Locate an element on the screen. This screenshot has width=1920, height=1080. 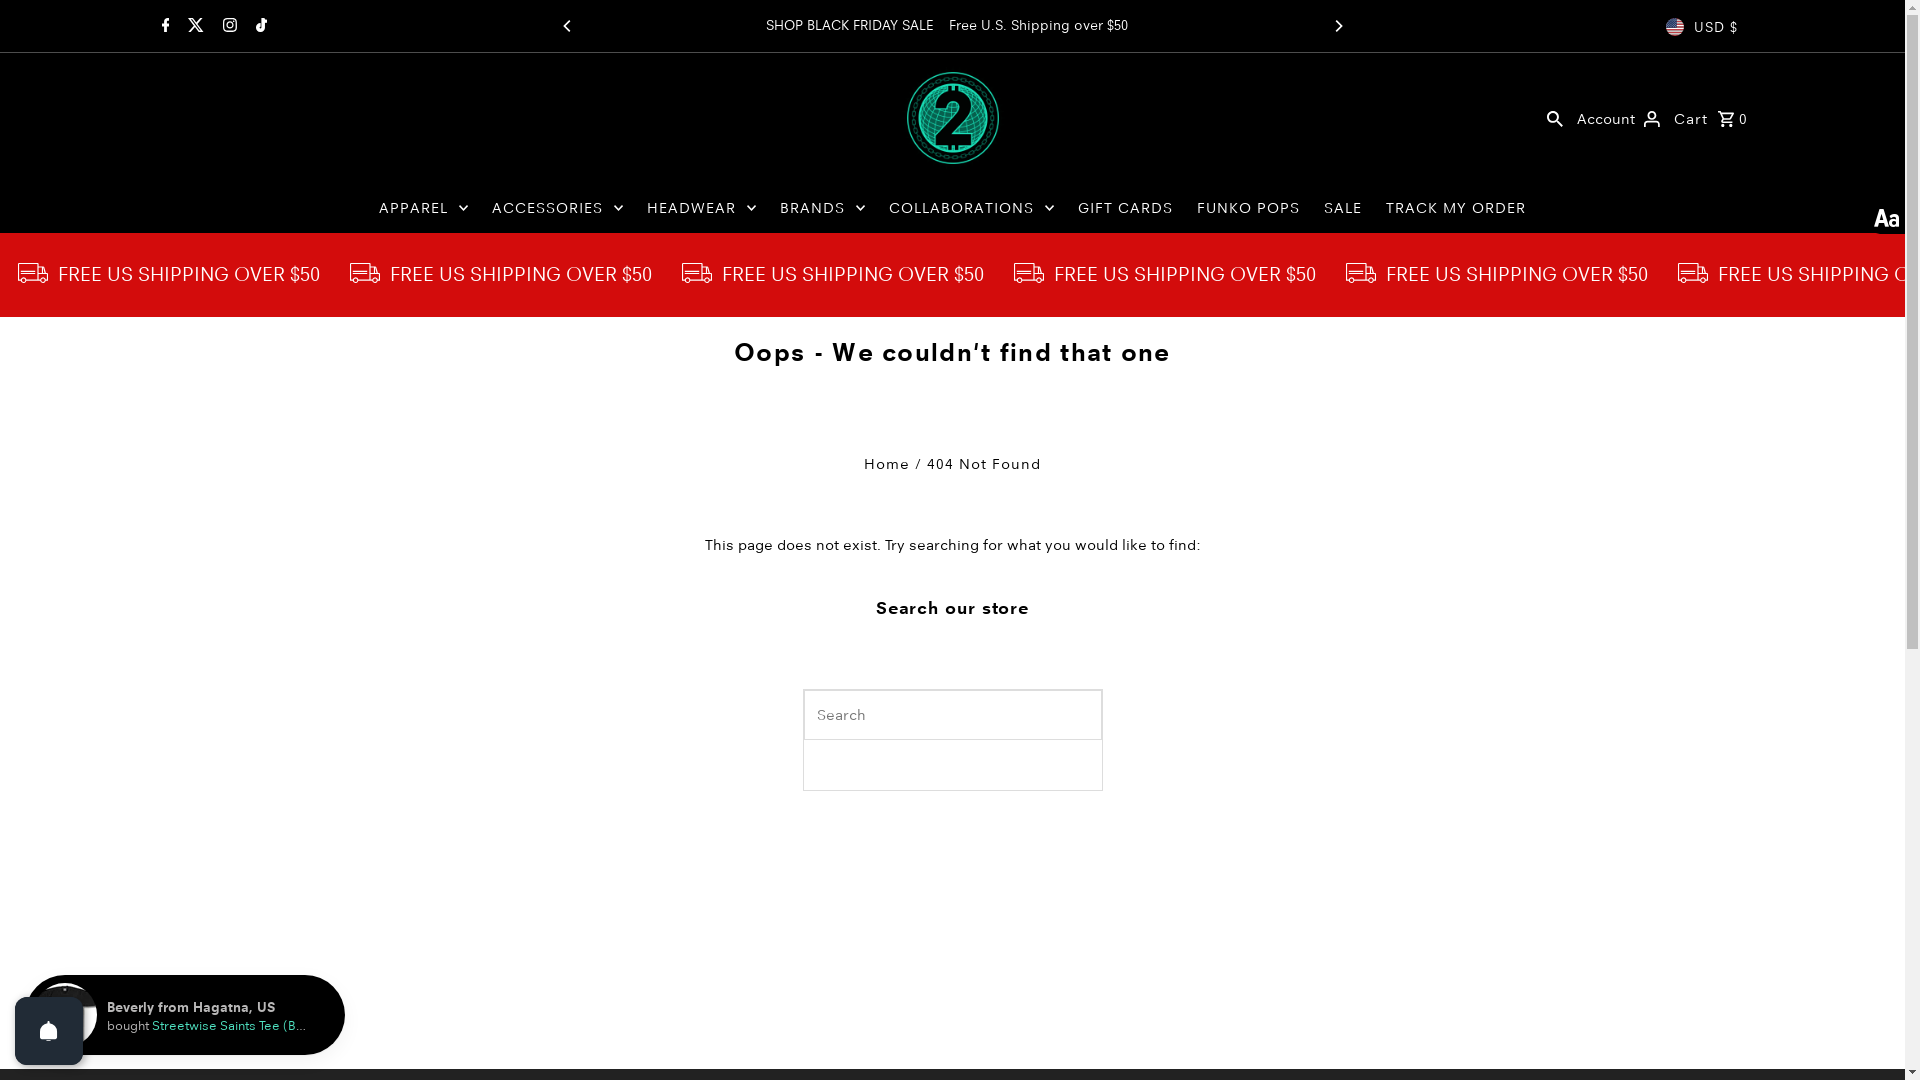
'TRACK MY ORDER' is located at coordinates (1375, 208).